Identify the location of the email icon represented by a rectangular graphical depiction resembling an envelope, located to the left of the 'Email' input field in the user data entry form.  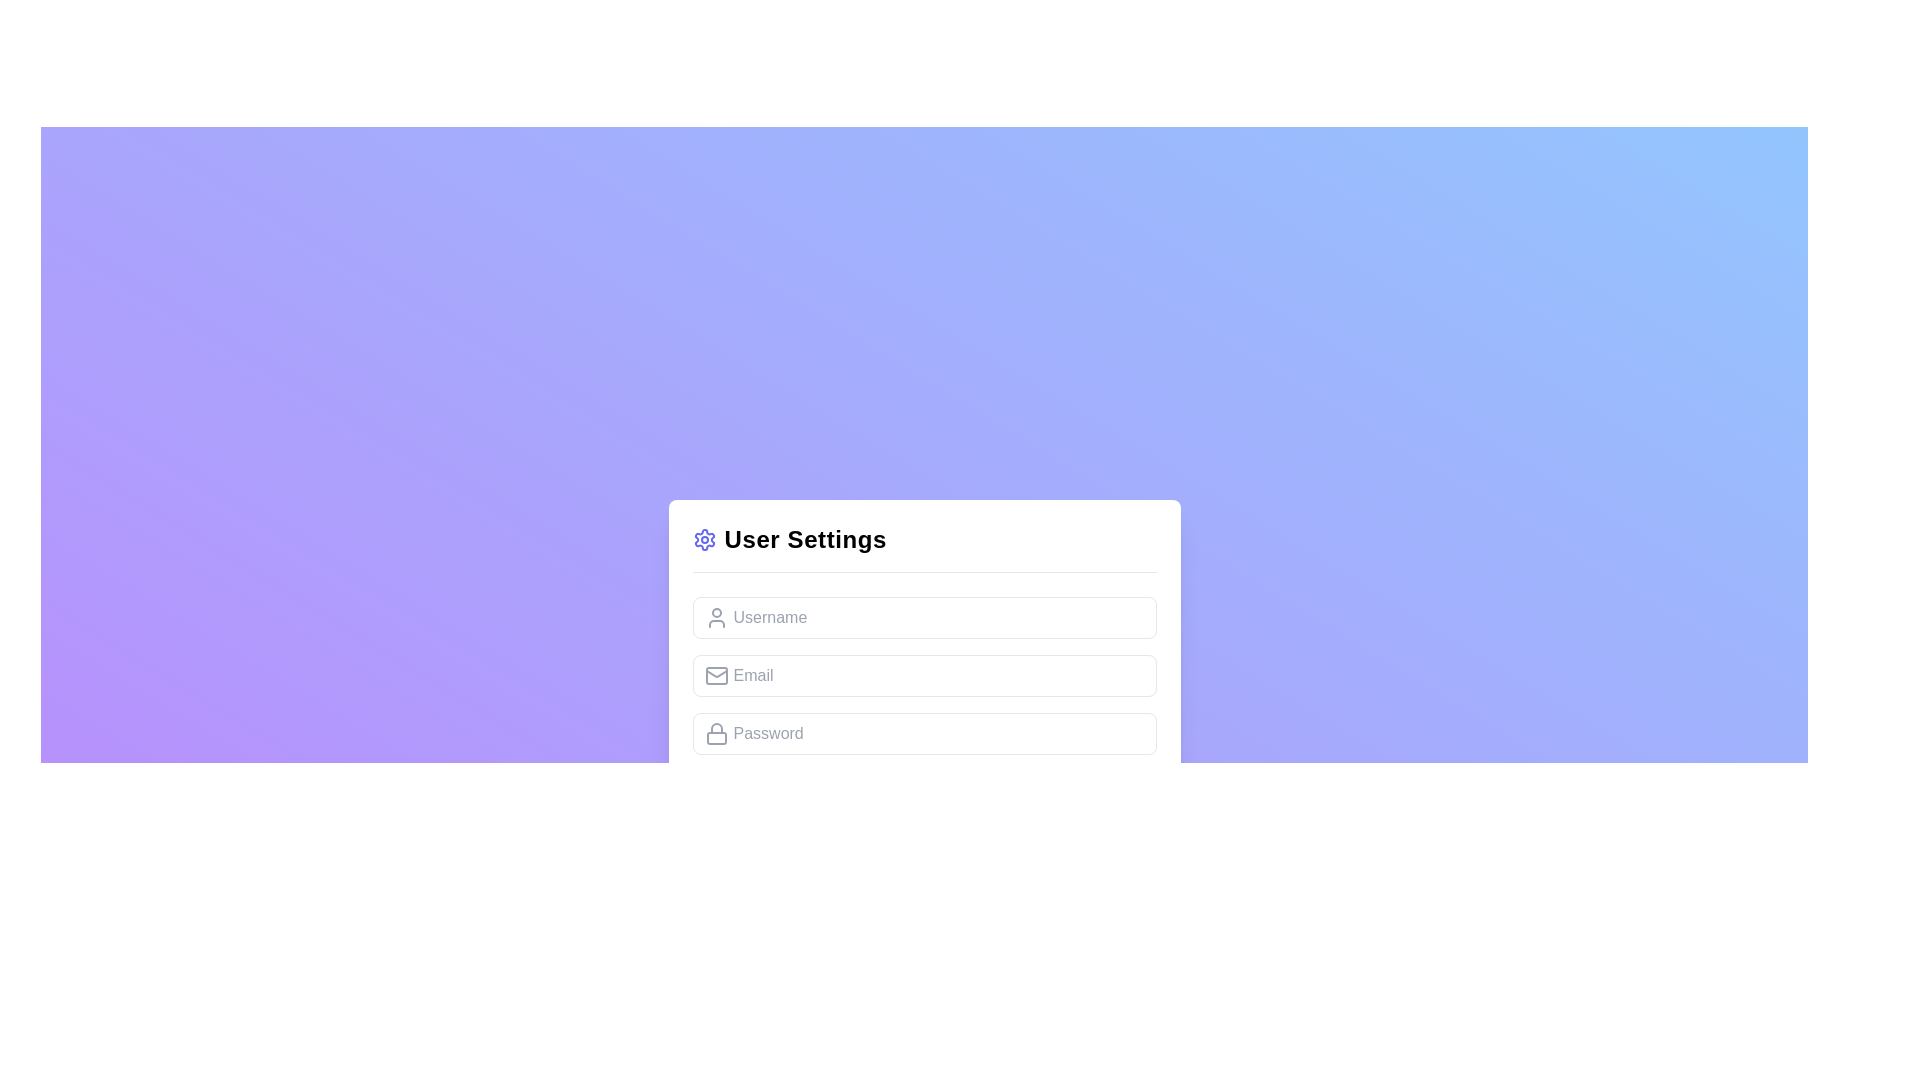
(716, 675).